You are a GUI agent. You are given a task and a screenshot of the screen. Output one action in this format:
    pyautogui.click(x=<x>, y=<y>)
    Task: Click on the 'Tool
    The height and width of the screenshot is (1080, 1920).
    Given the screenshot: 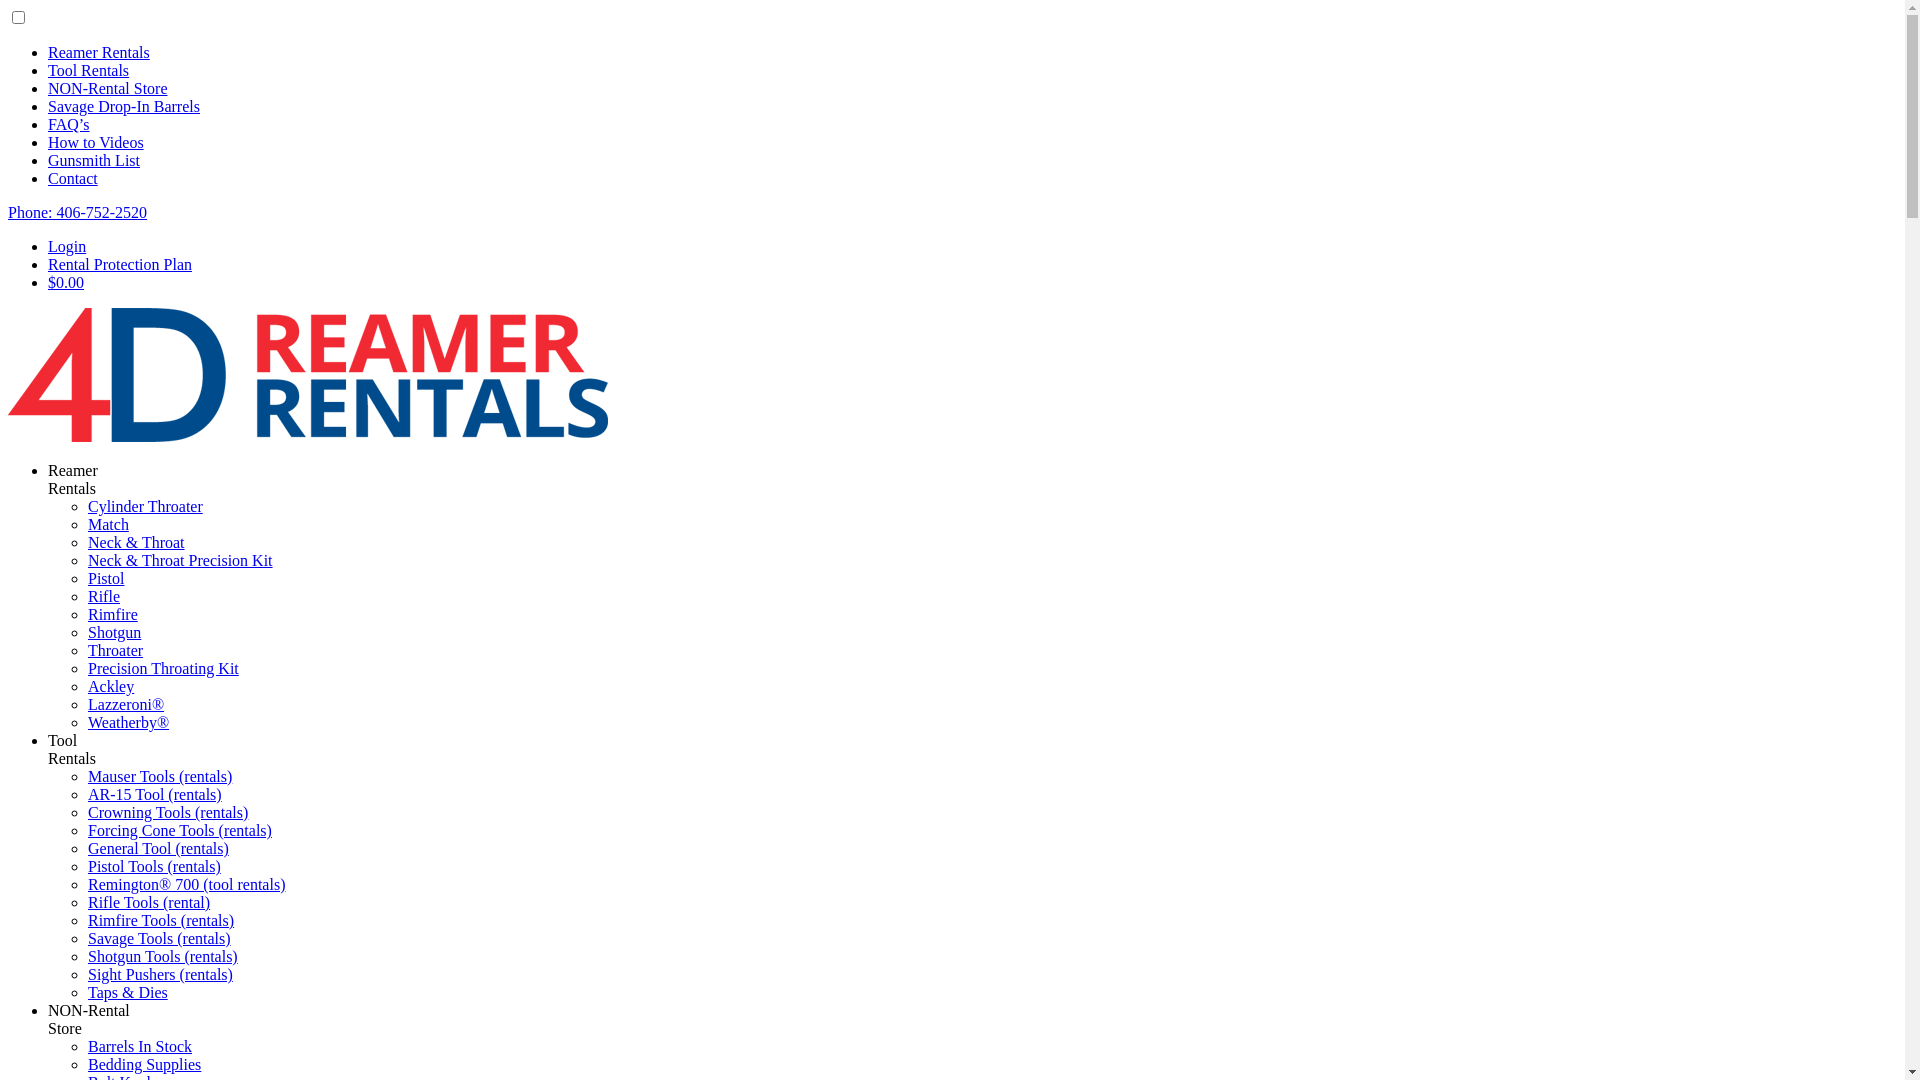 What is the action you would take?
    pyautogui.click(x=72, y=749)
    